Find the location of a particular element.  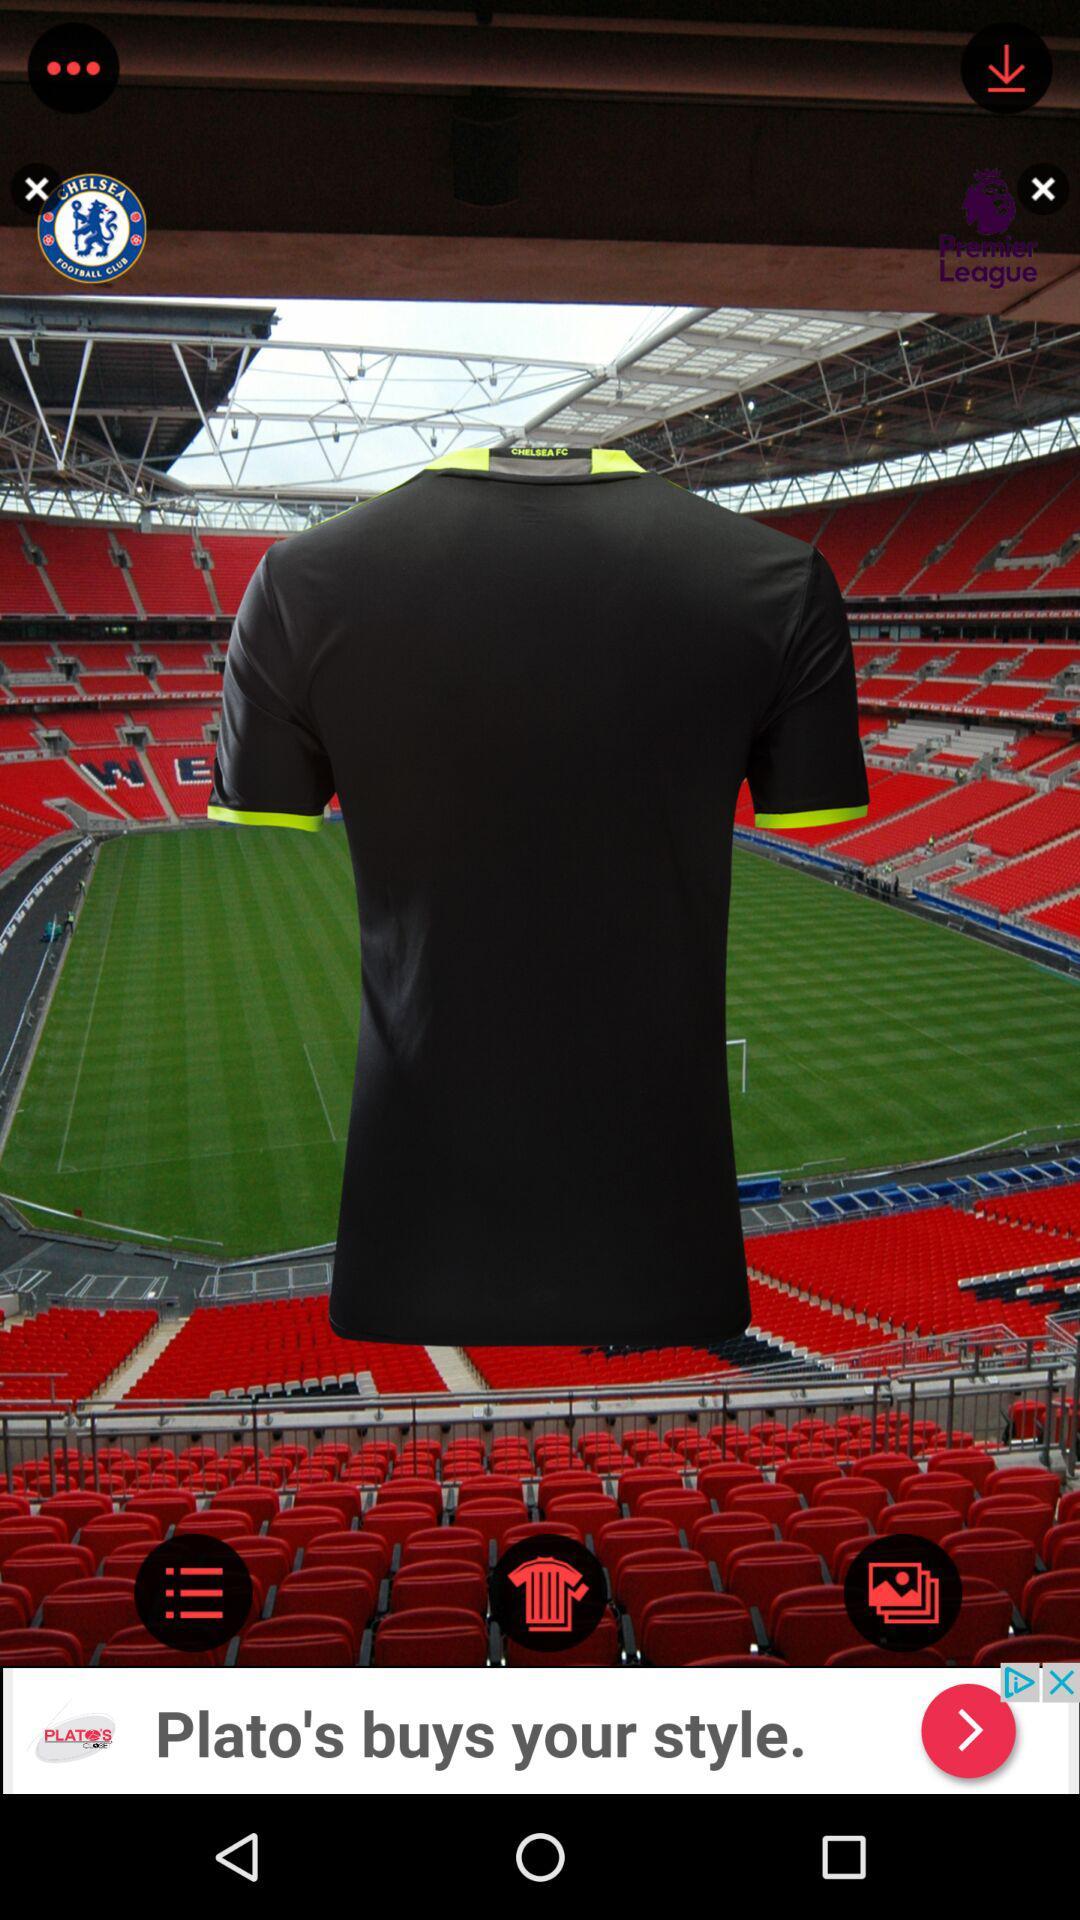

the close icon is located at coordinates (1047, 188).